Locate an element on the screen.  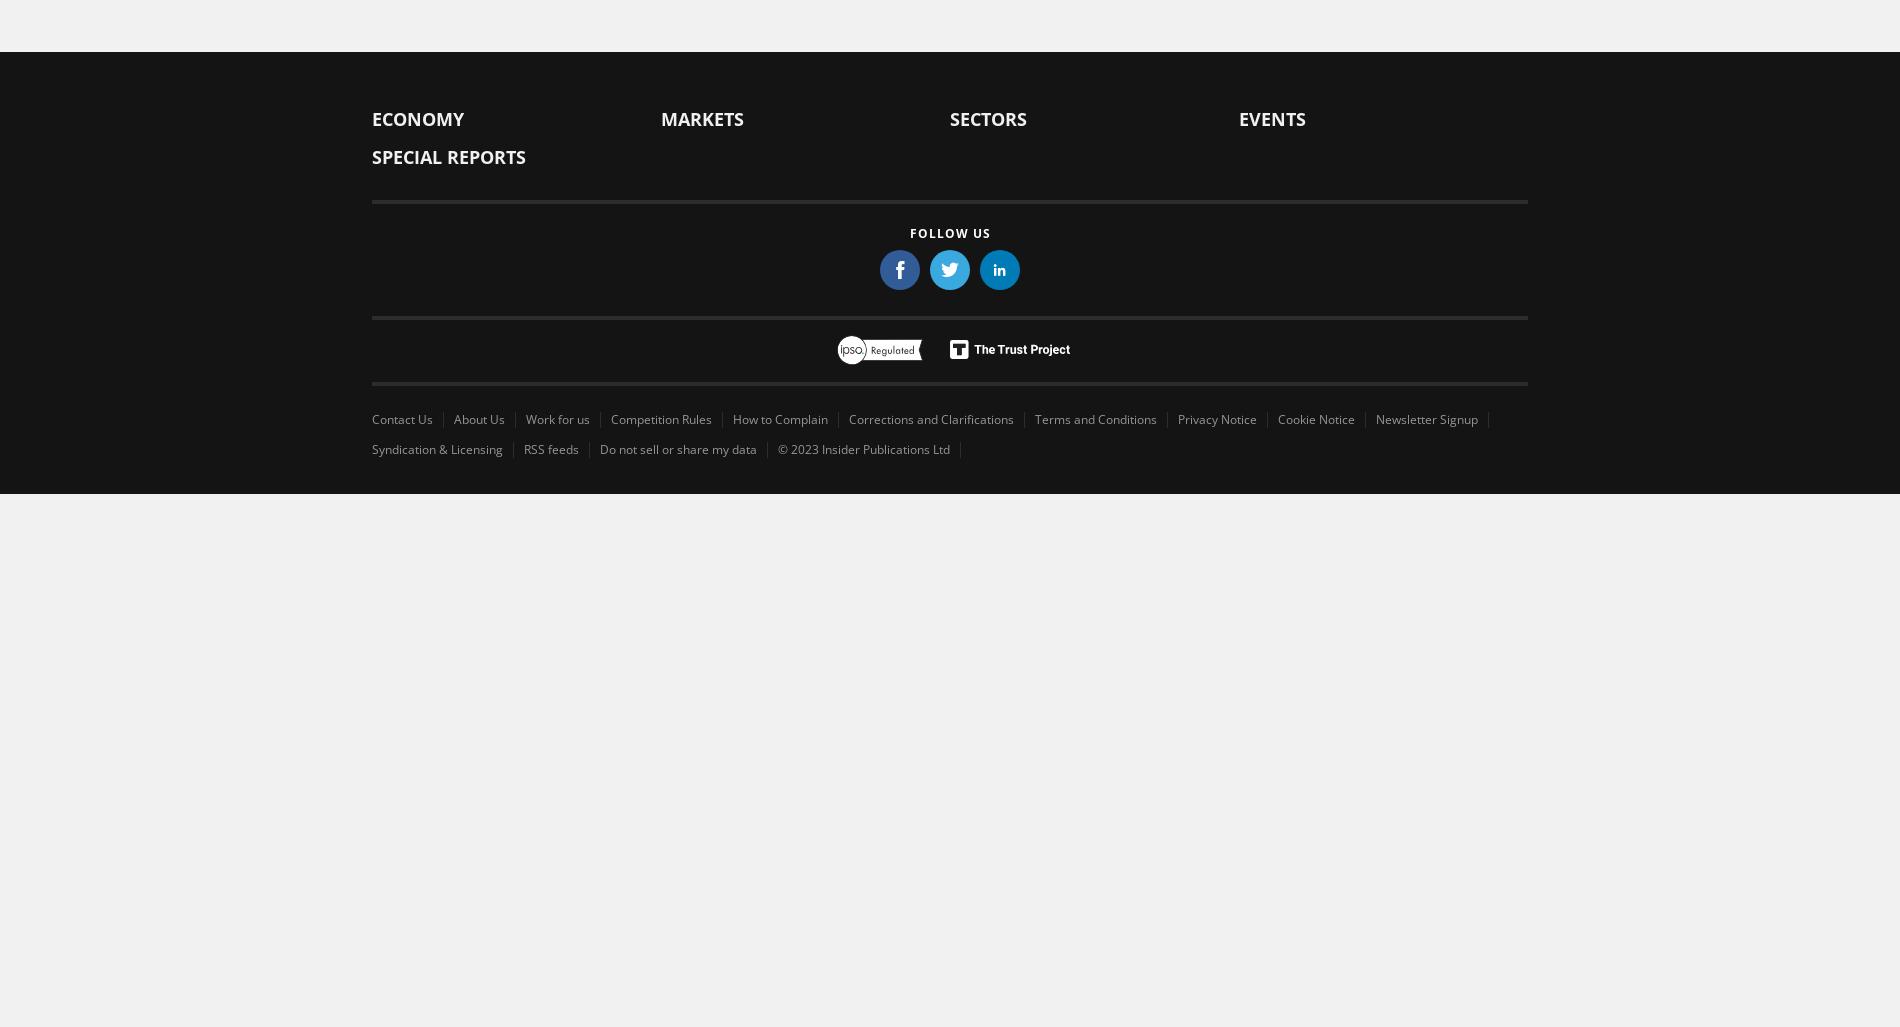
'Terms and Conditions' is located at coordinates (1095, 417).